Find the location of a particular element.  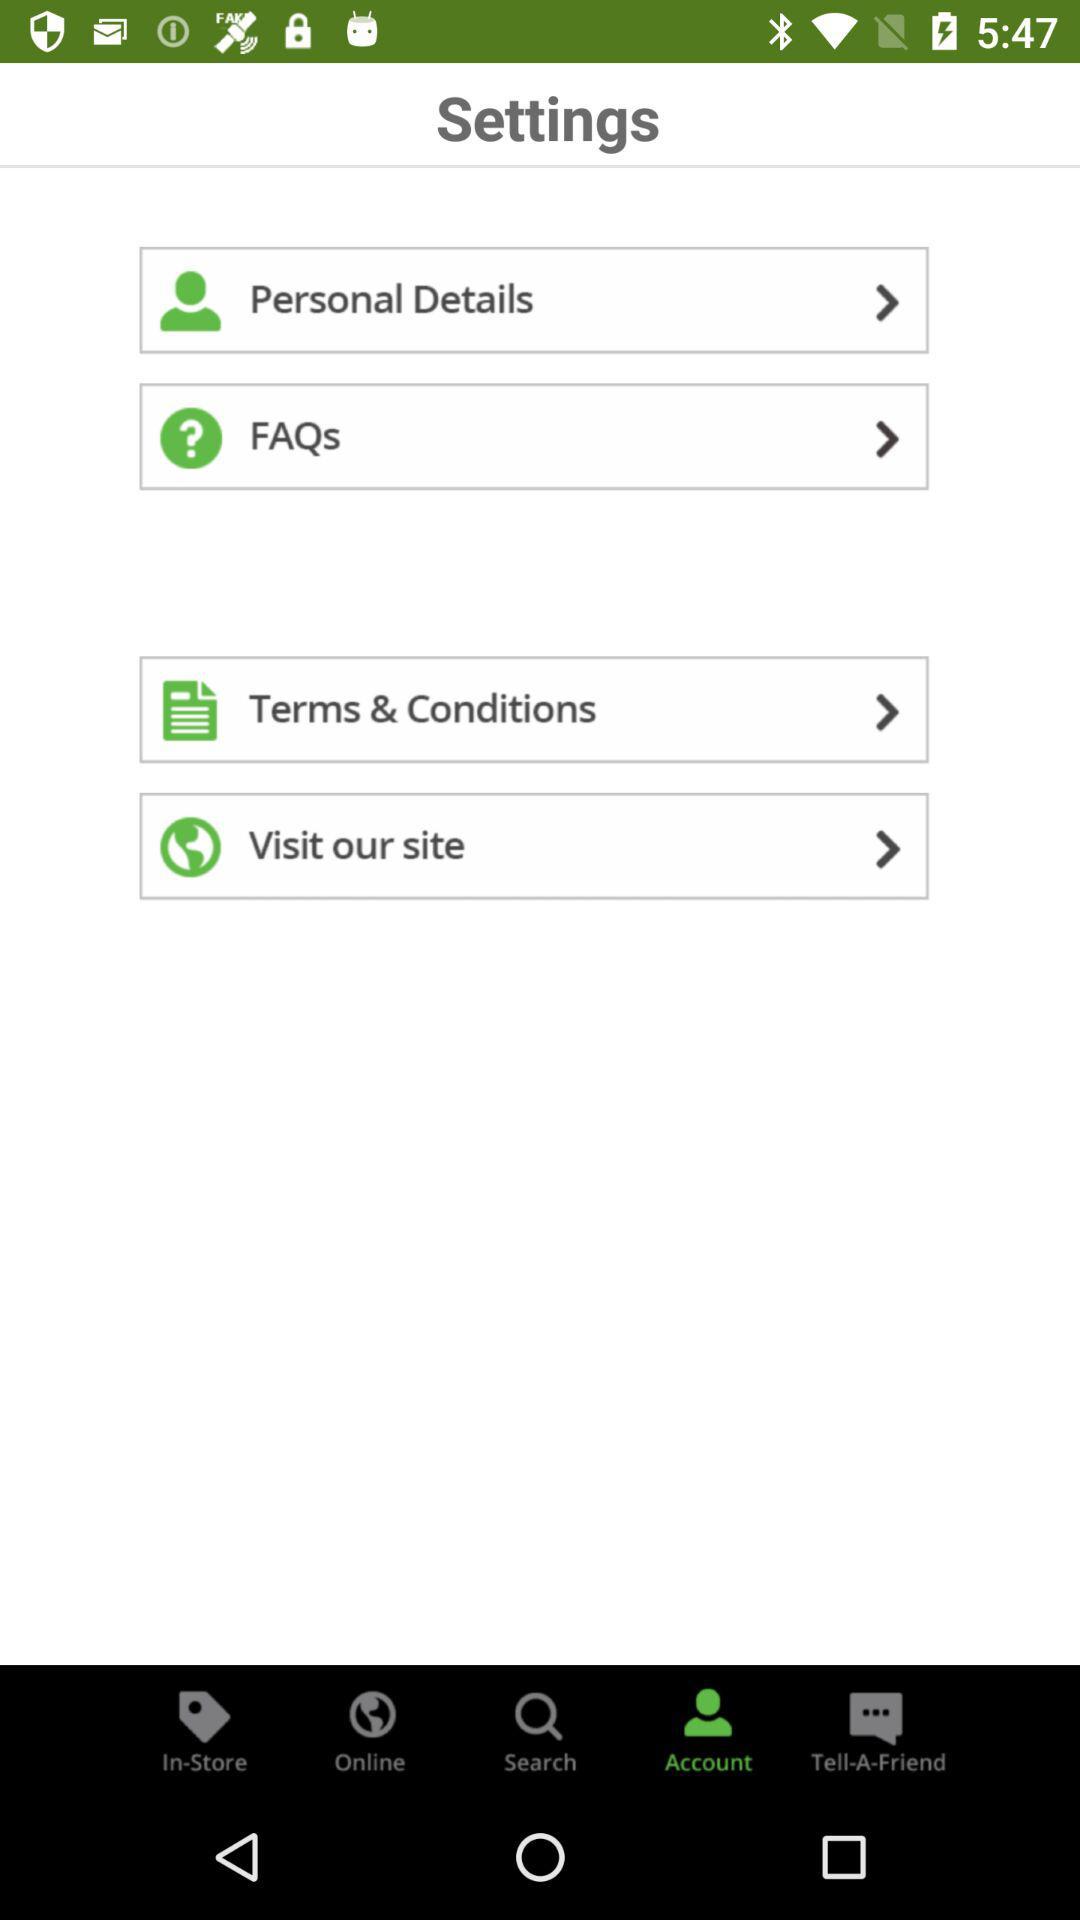

visit site is located at coordinates (540, 850).